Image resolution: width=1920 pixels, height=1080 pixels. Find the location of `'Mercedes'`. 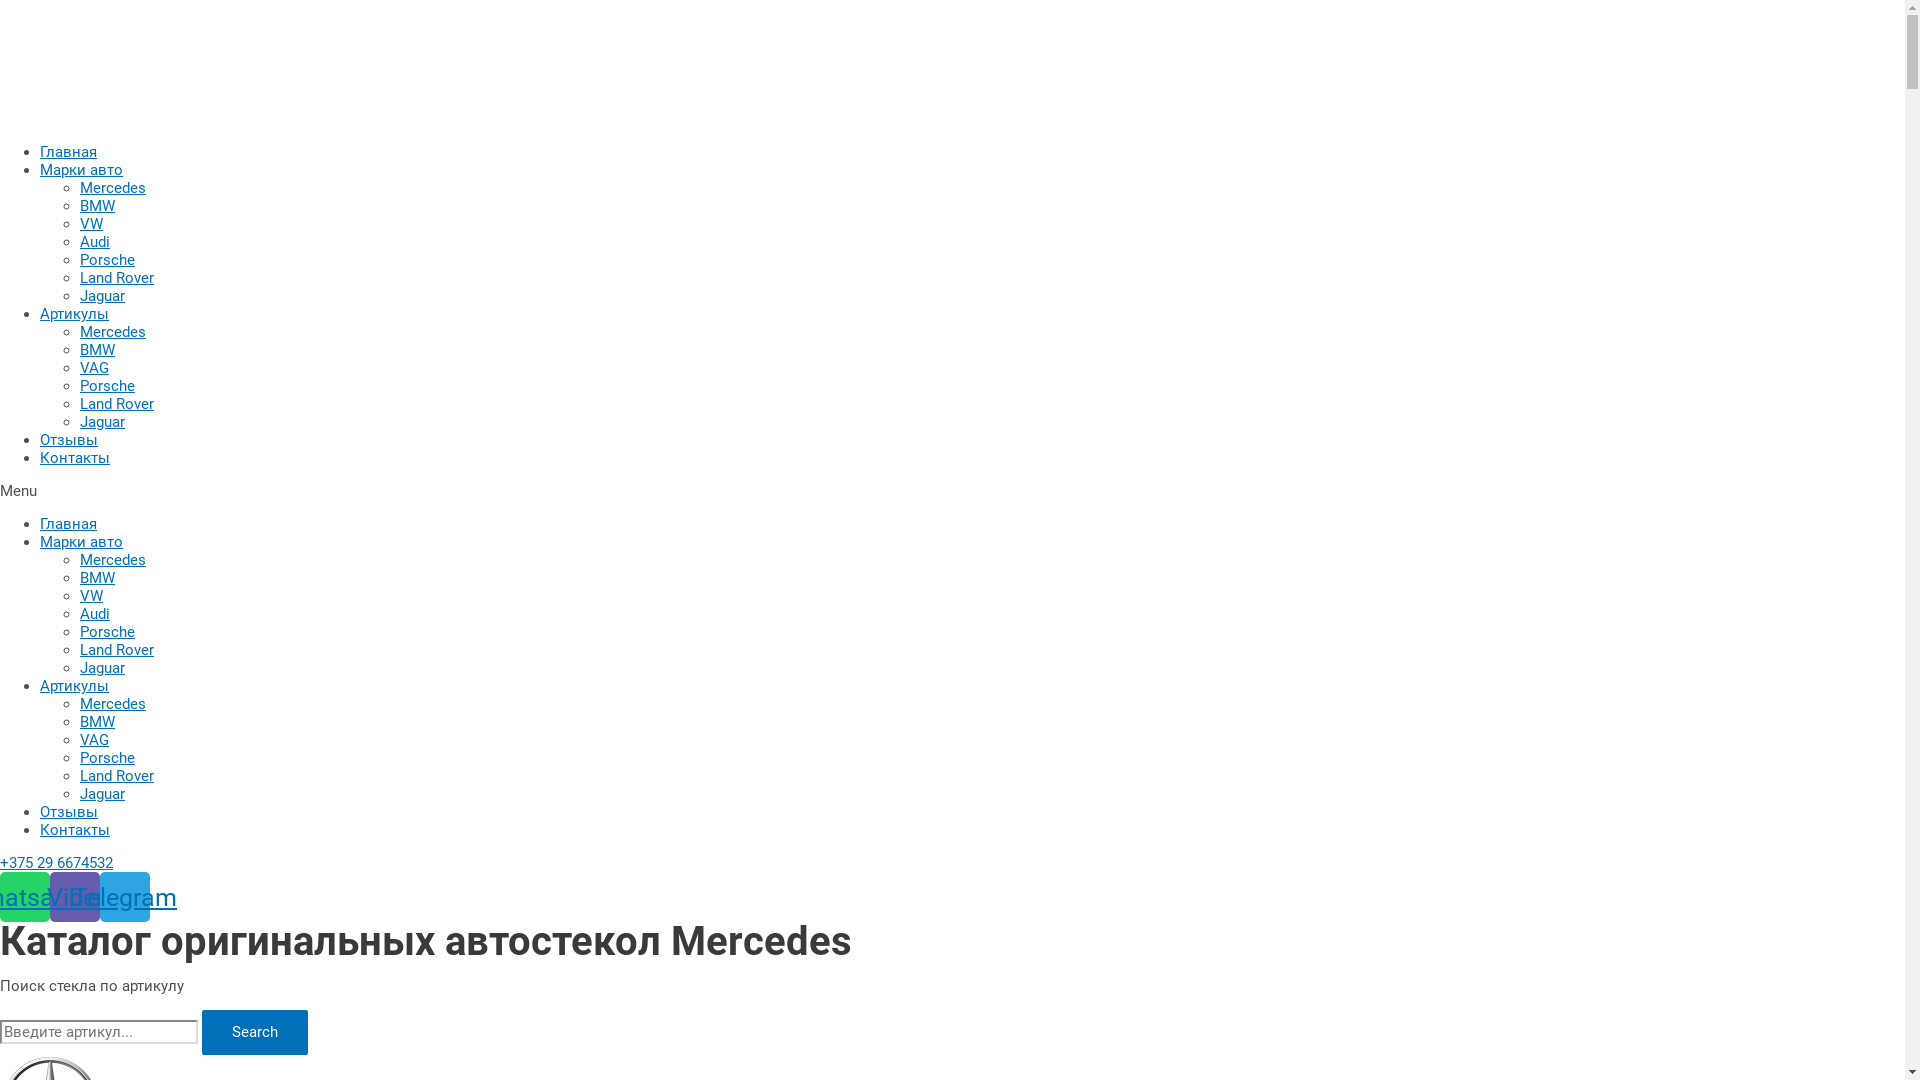

'Mercedes' is located at coordinates (112, 330).